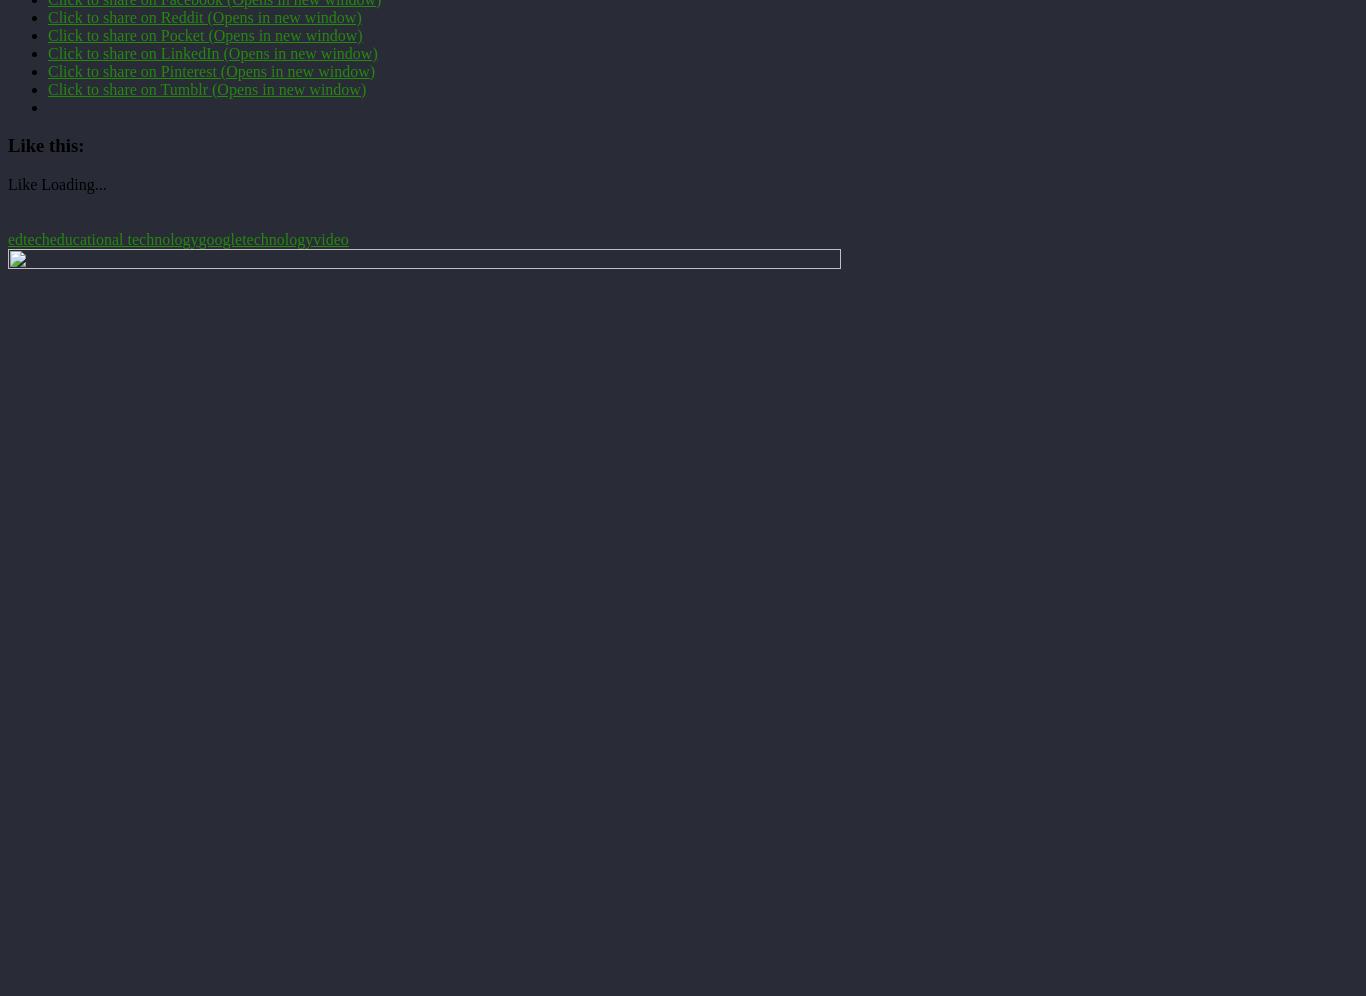  I want to click on 'Click to share on Reddit (Opens in new window)', so click(203, 16).